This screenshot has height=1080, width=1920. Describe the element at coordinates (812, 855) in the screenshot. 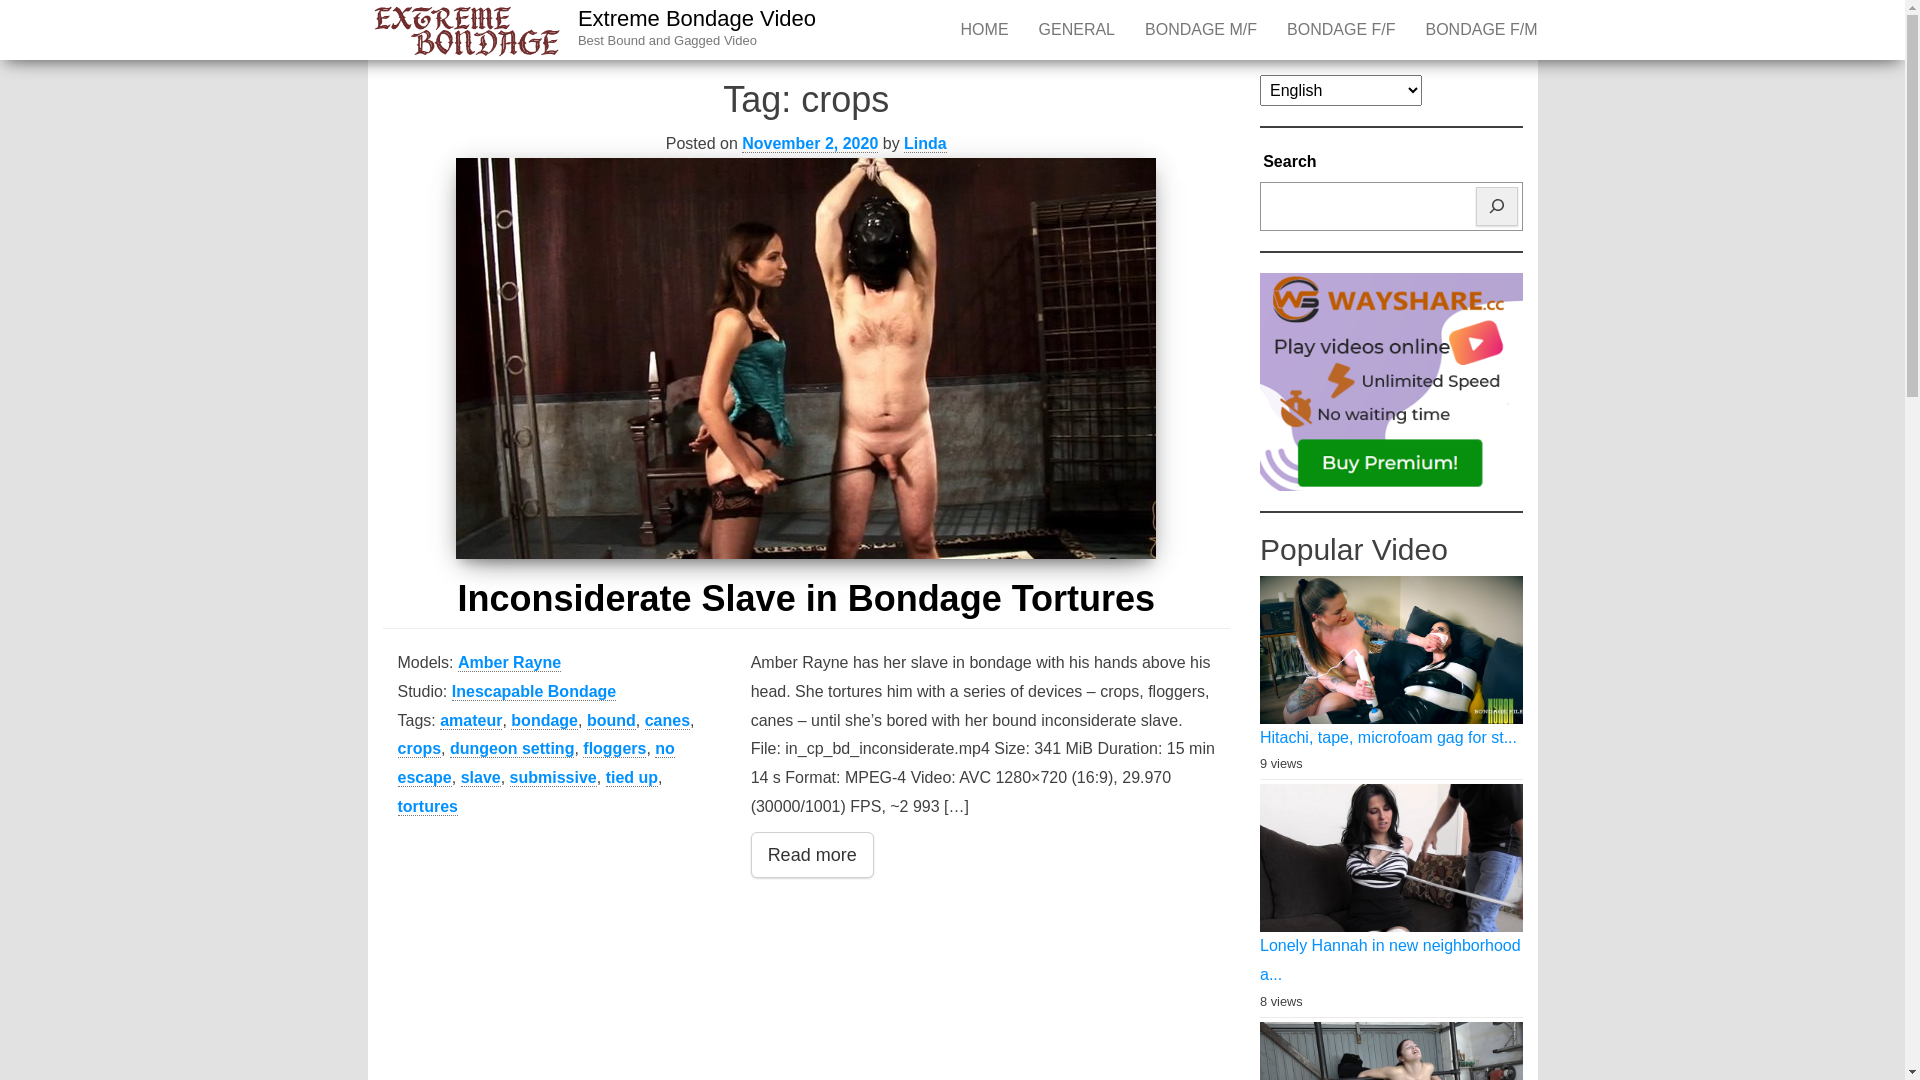

I see `'Read more'` at that location.